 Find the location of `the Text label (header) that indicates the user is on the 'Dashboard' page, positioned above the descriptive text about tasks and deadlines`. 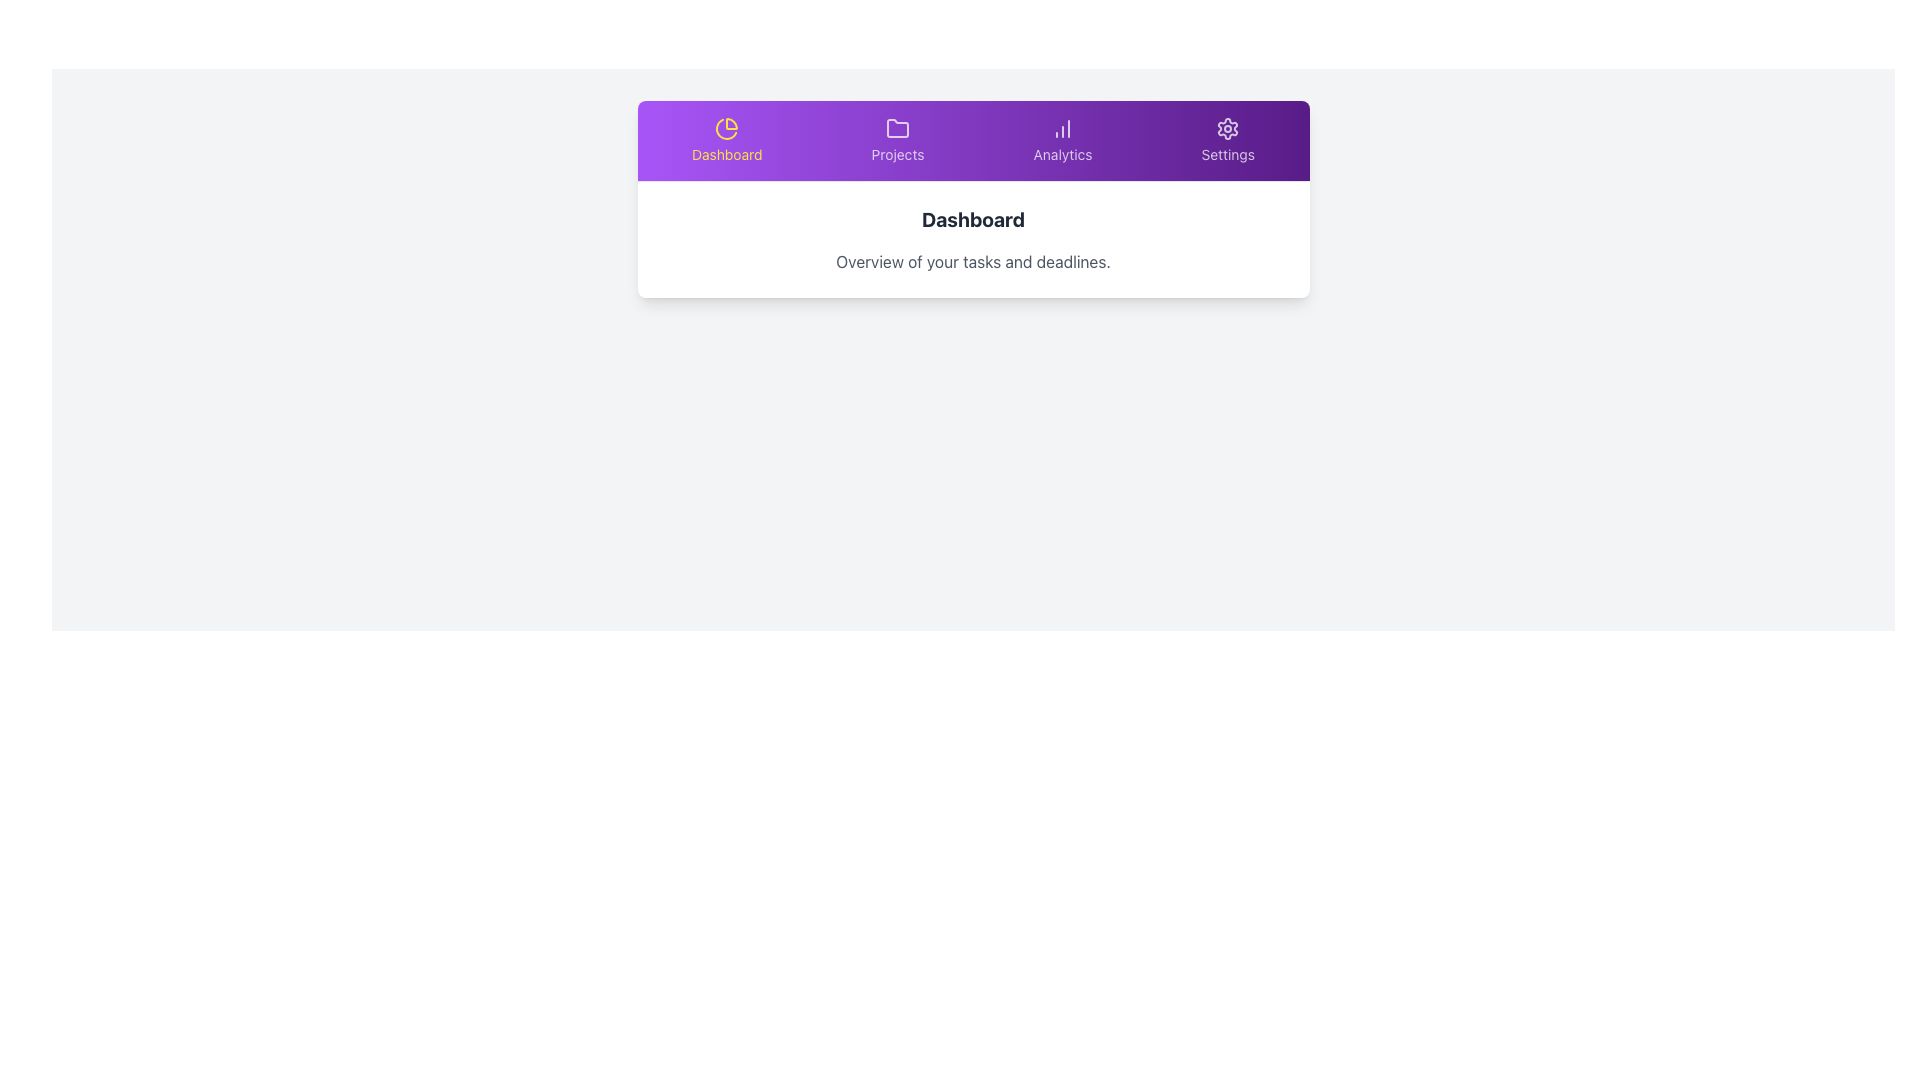

the Text label (header) that indicates the user is on the 'Dashboard' page, positioned above the descriptive text about tasks and deadlines is located at coordinates (973, 219).